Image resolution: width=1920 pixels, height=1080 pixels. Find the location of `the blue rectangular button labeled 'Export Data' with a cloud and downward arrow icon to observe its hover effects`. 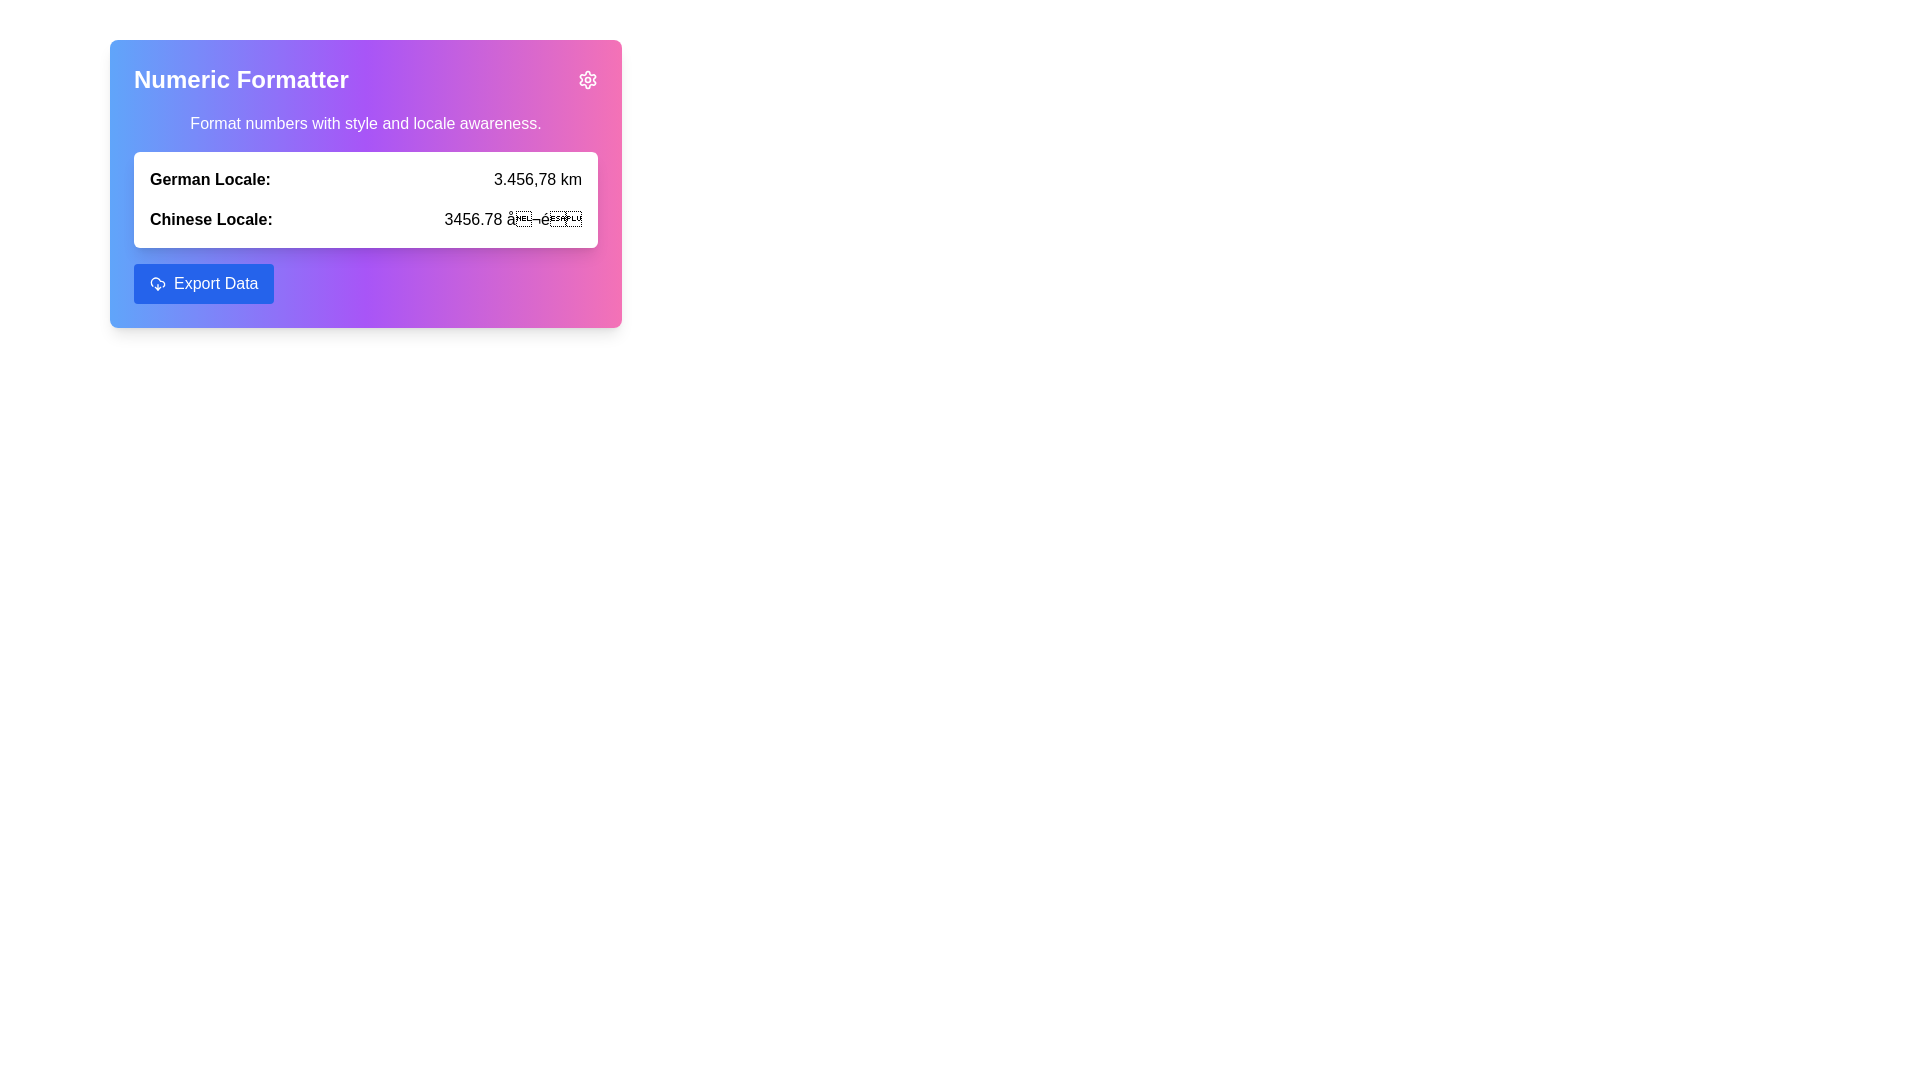

the blue rectangular button labeled 'Export Data' with a cloud and downward arrow icon to observe its hover effects is located at coordinates (204, 284).